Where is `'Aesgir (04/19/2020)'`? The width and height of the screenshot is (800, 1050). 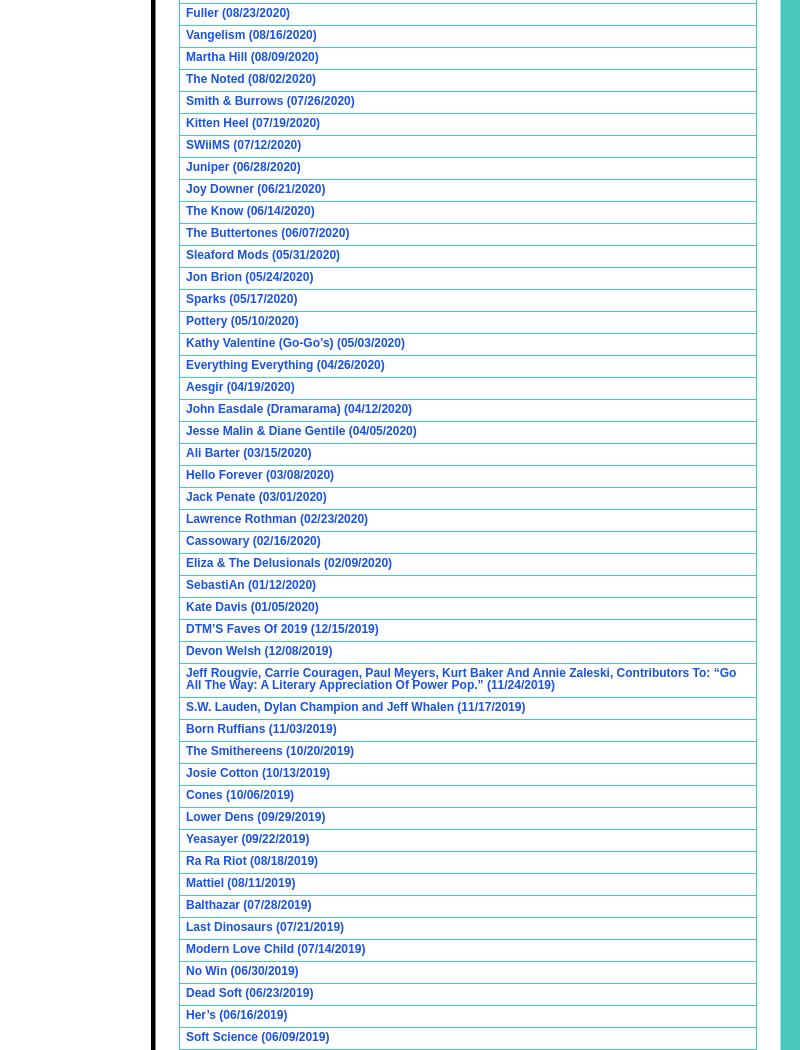
'Aesgir (04/19/2020)' is located at coordinates (185, 387).